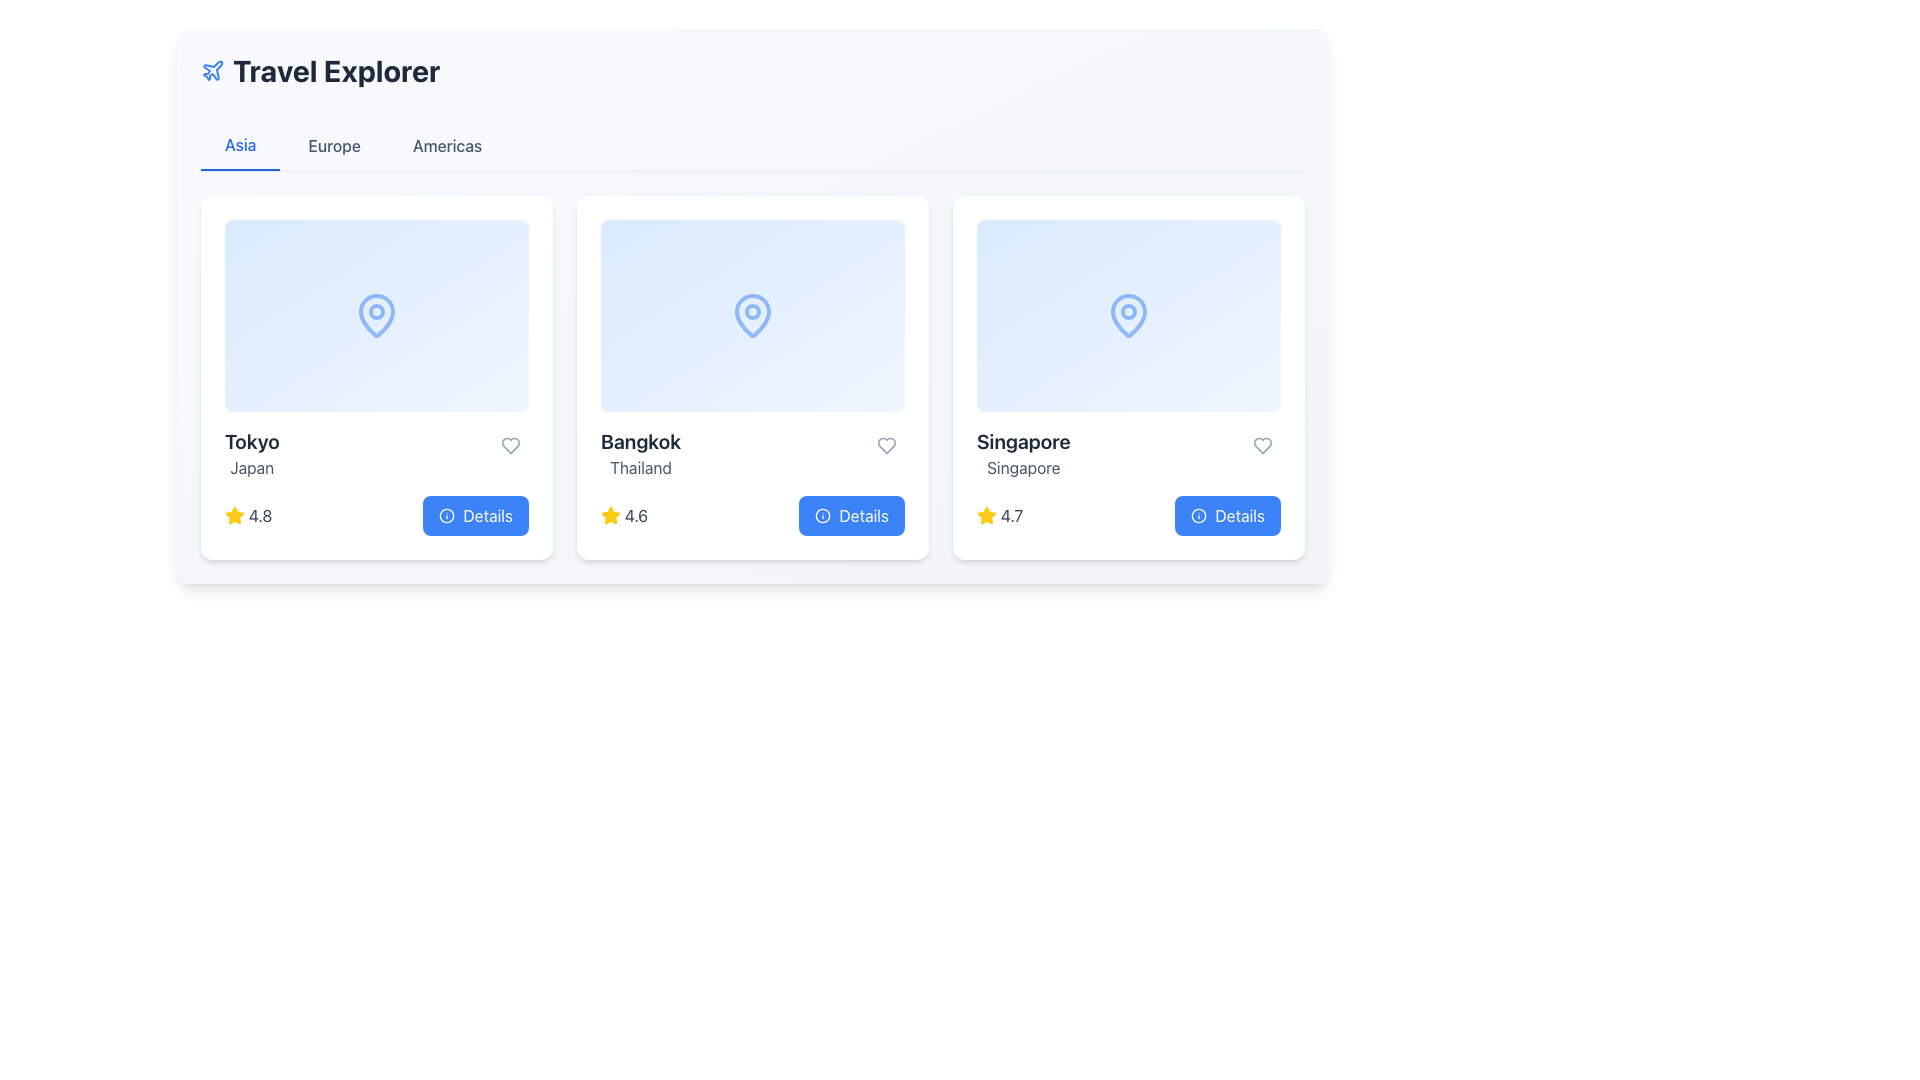 This screenshot has width=1920, height=1080. Describe the element at coordinates (212, 69) in the screenshot. I see `the decorative travel-themed icon located to the left of the 'Travel Explorer' branding header at the top of the interface` at that location.